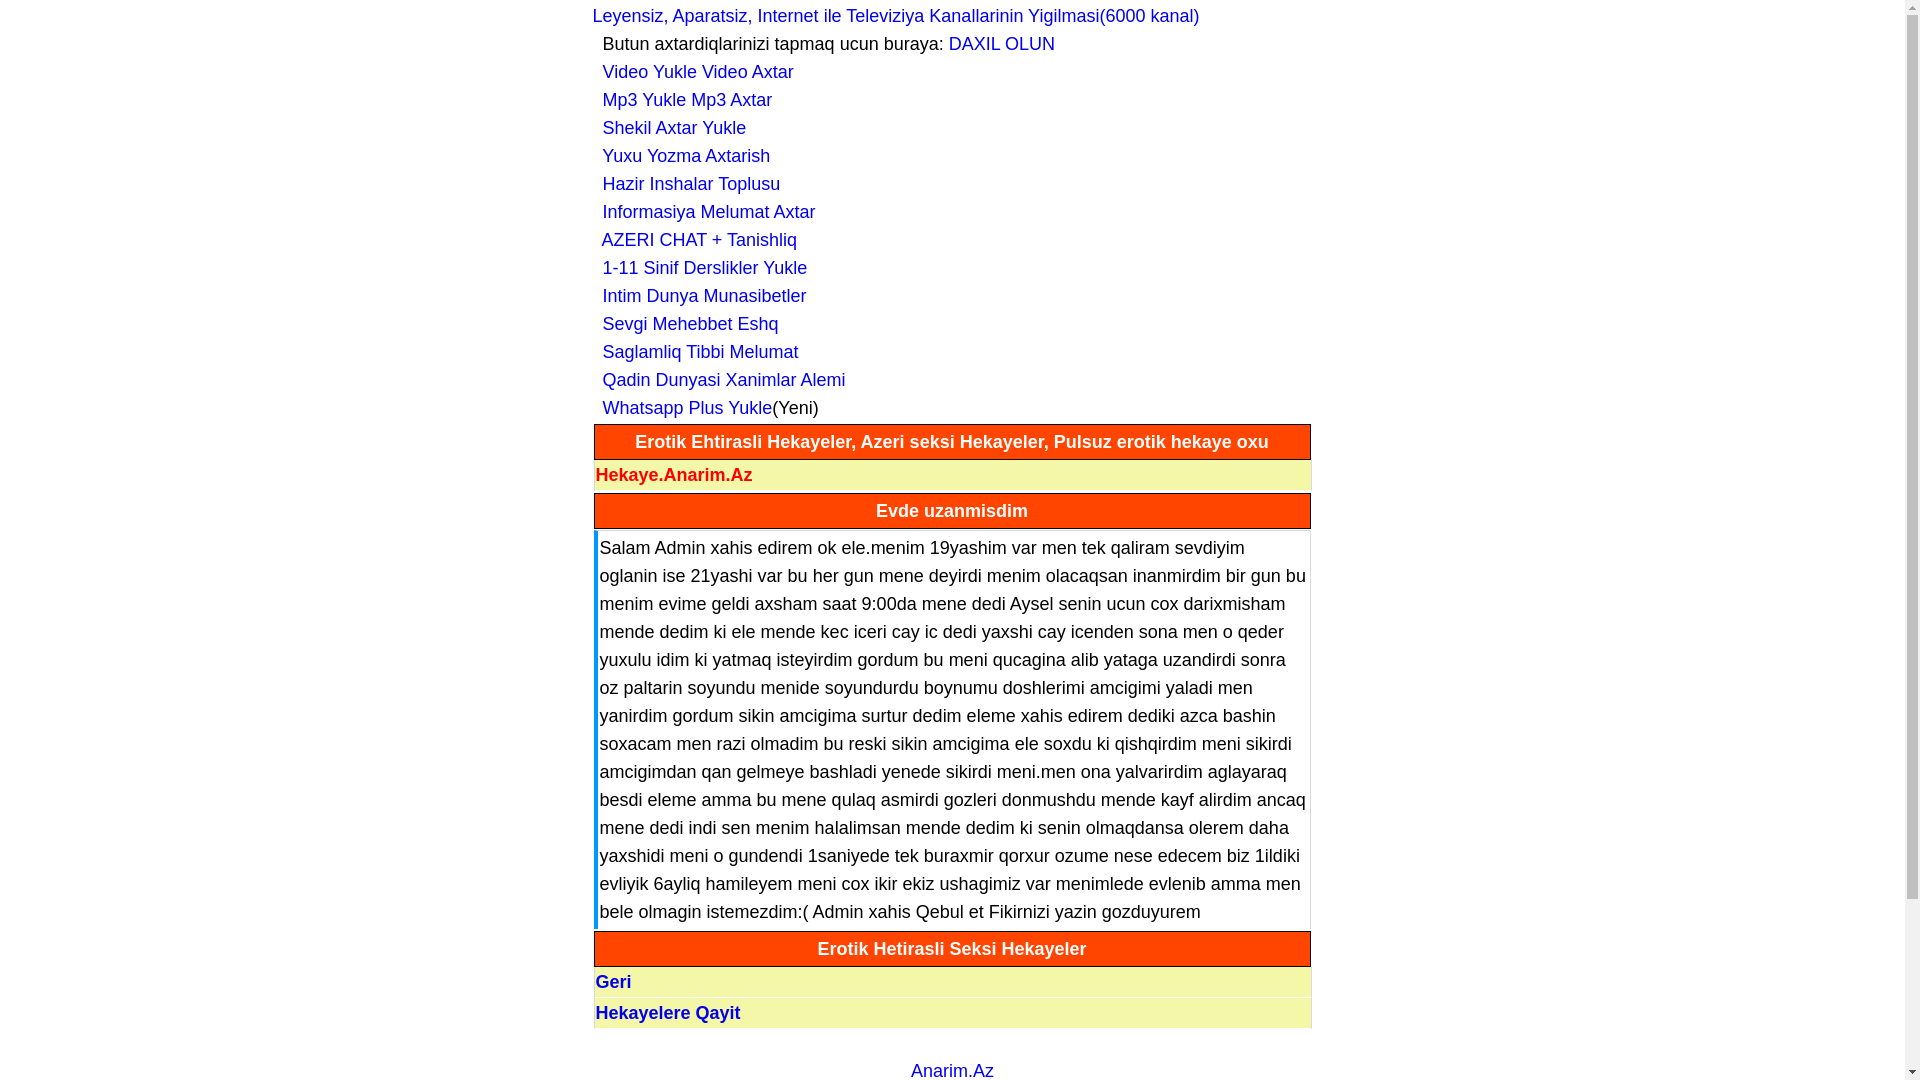  Describe the element at coordinates (699, 266) in the screenshot. I see `'  1-11 Sinif Derslikler Yukle'` at that location.